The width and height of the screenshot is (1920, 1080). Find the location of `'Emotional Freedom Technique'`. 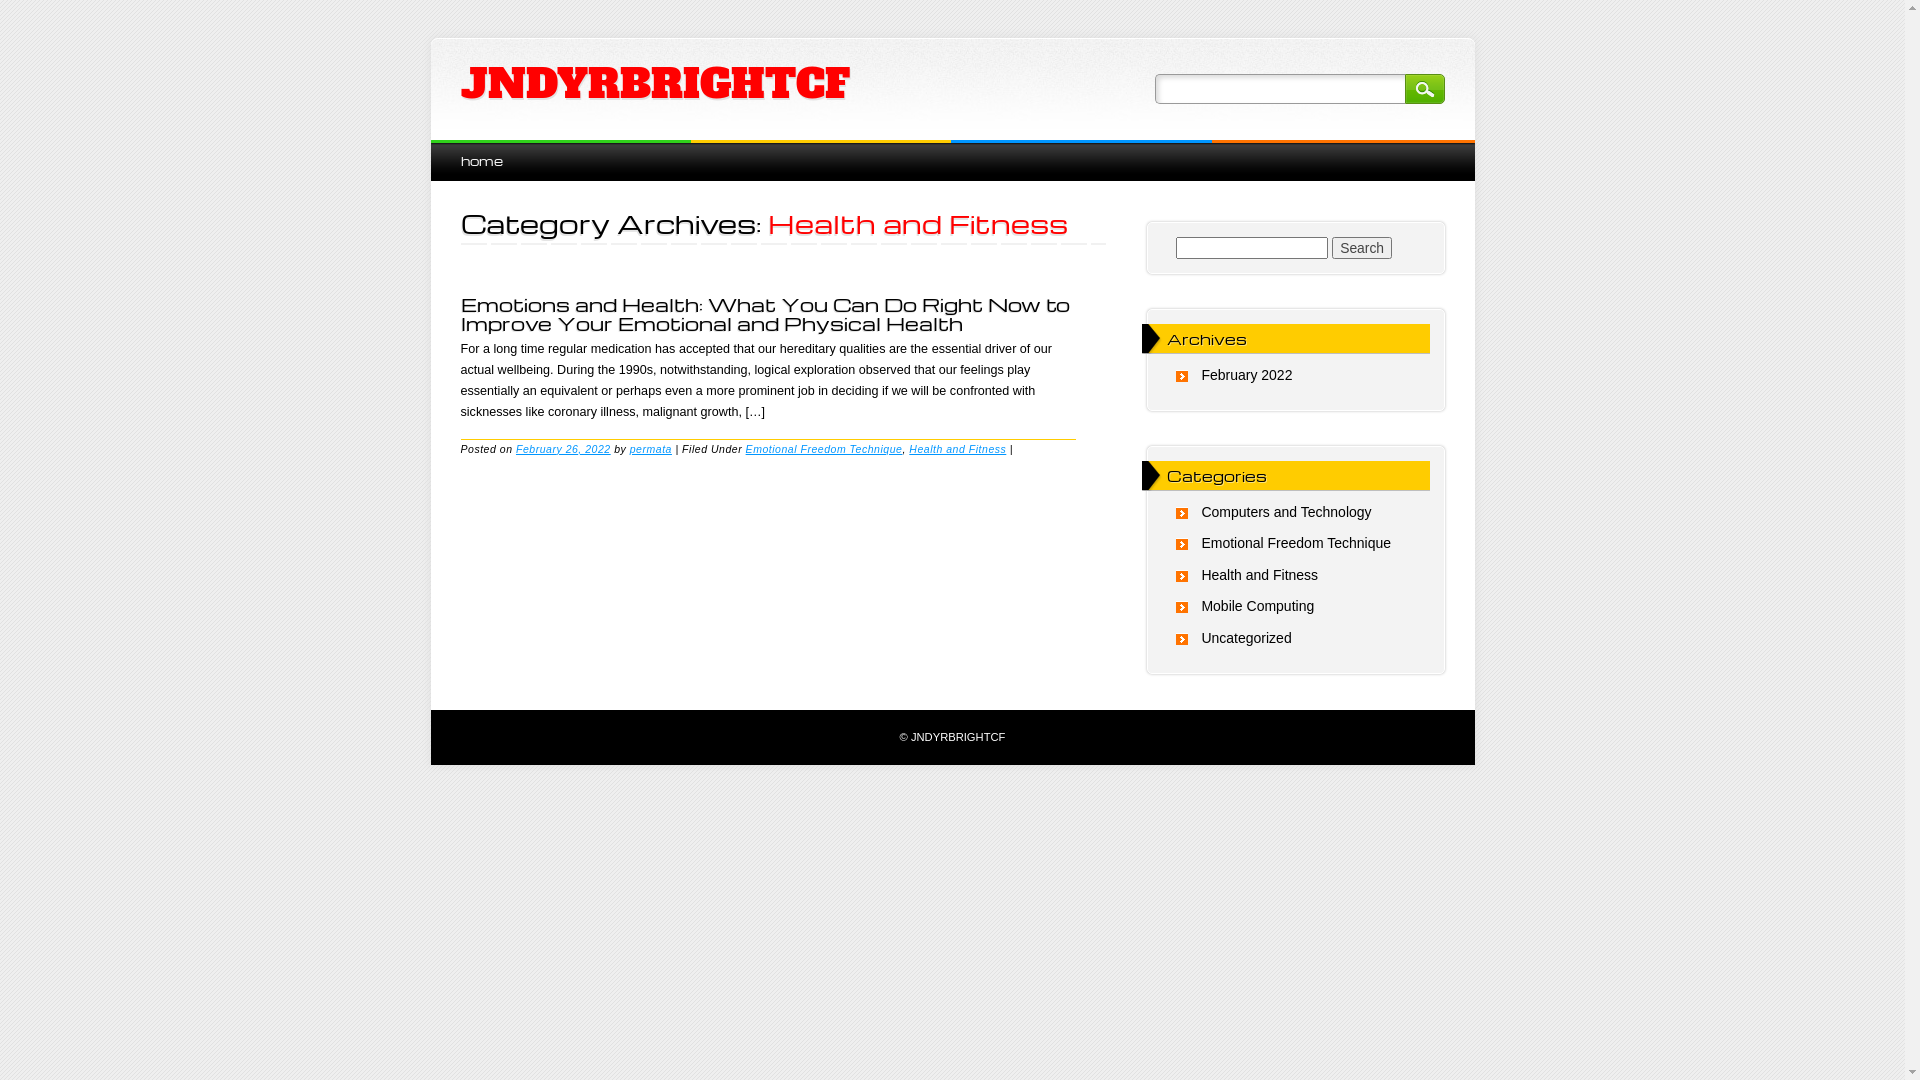

'Emotional Freedom Technique' is located at coordinates (744, 446).